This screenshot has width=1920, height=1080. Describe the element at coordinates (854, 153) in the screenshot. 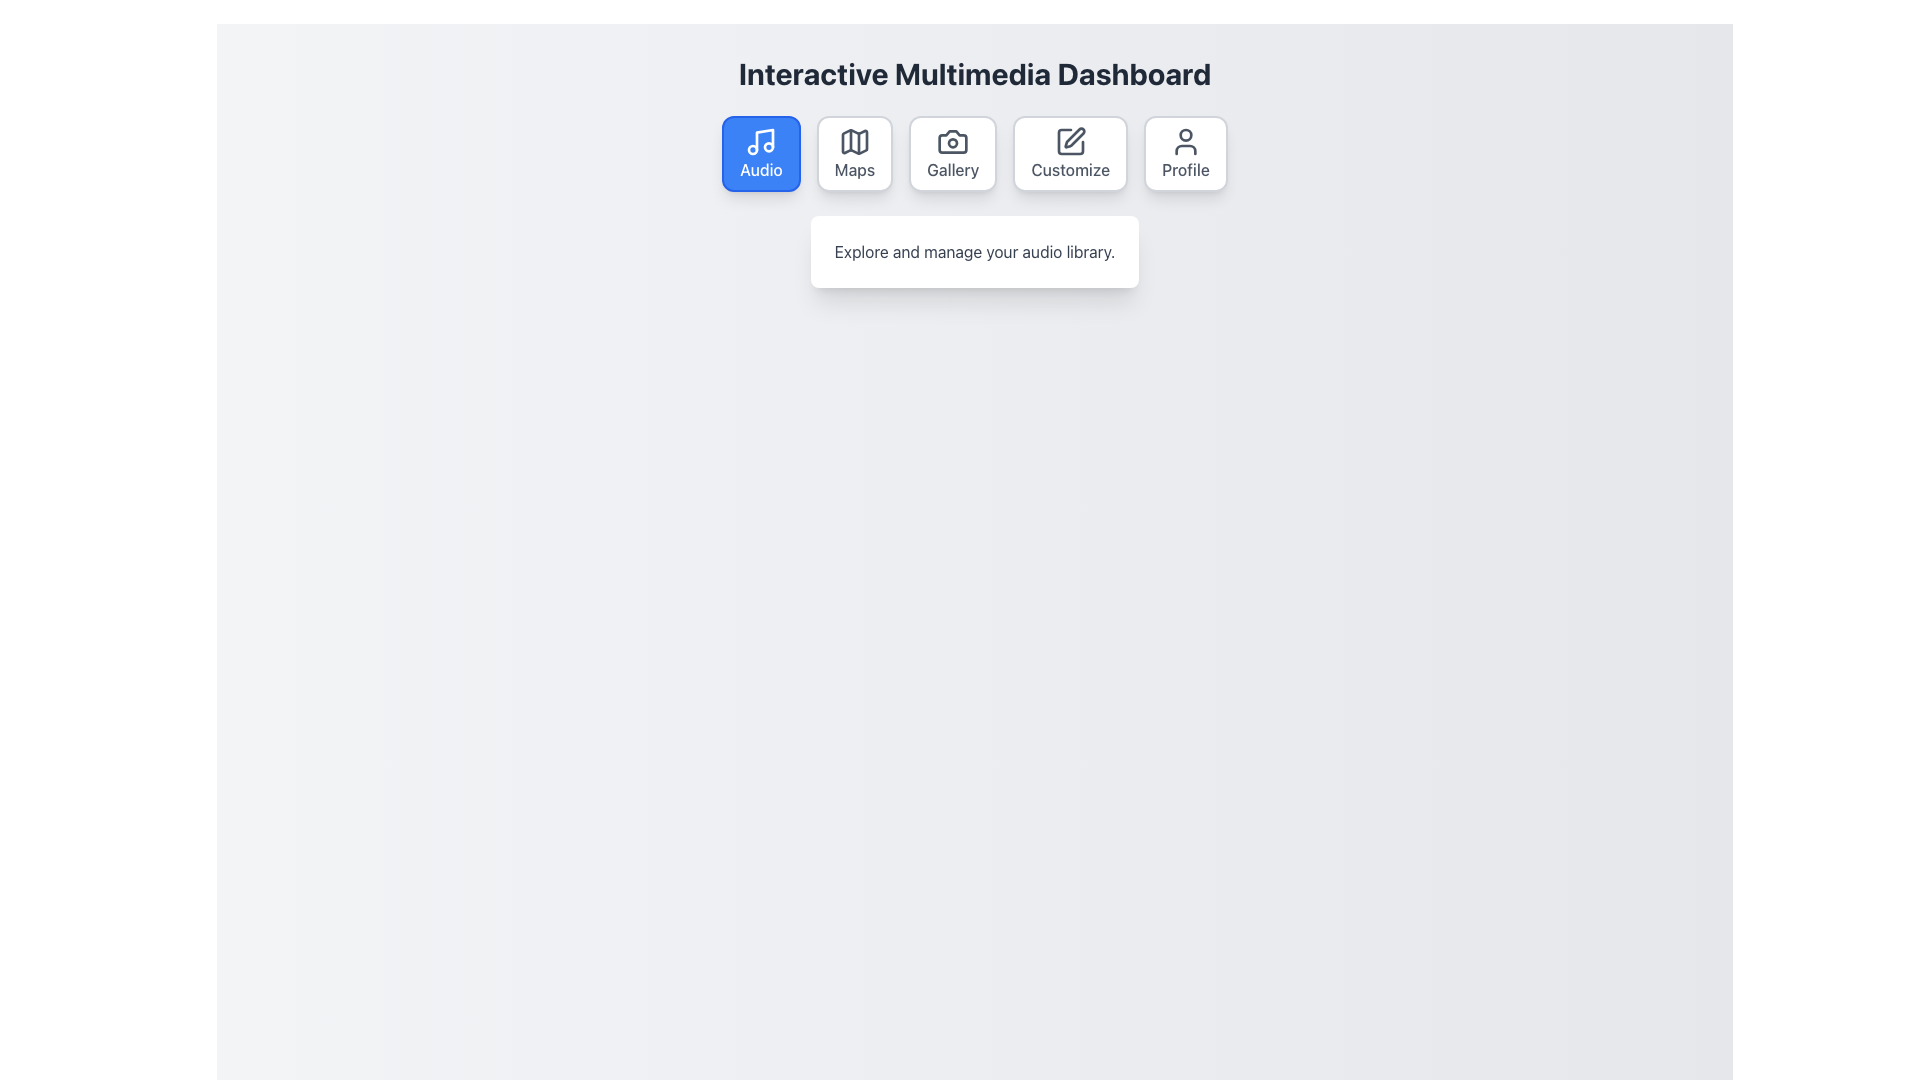

I see `the 'Maps' button, which is the second card from the left in the horizontal row of interactive cards beneath 'Interactive Multimedia Dashboard'. This button features a white background, light gray border, and contains a map icon above the text 'Maps'` at that location.